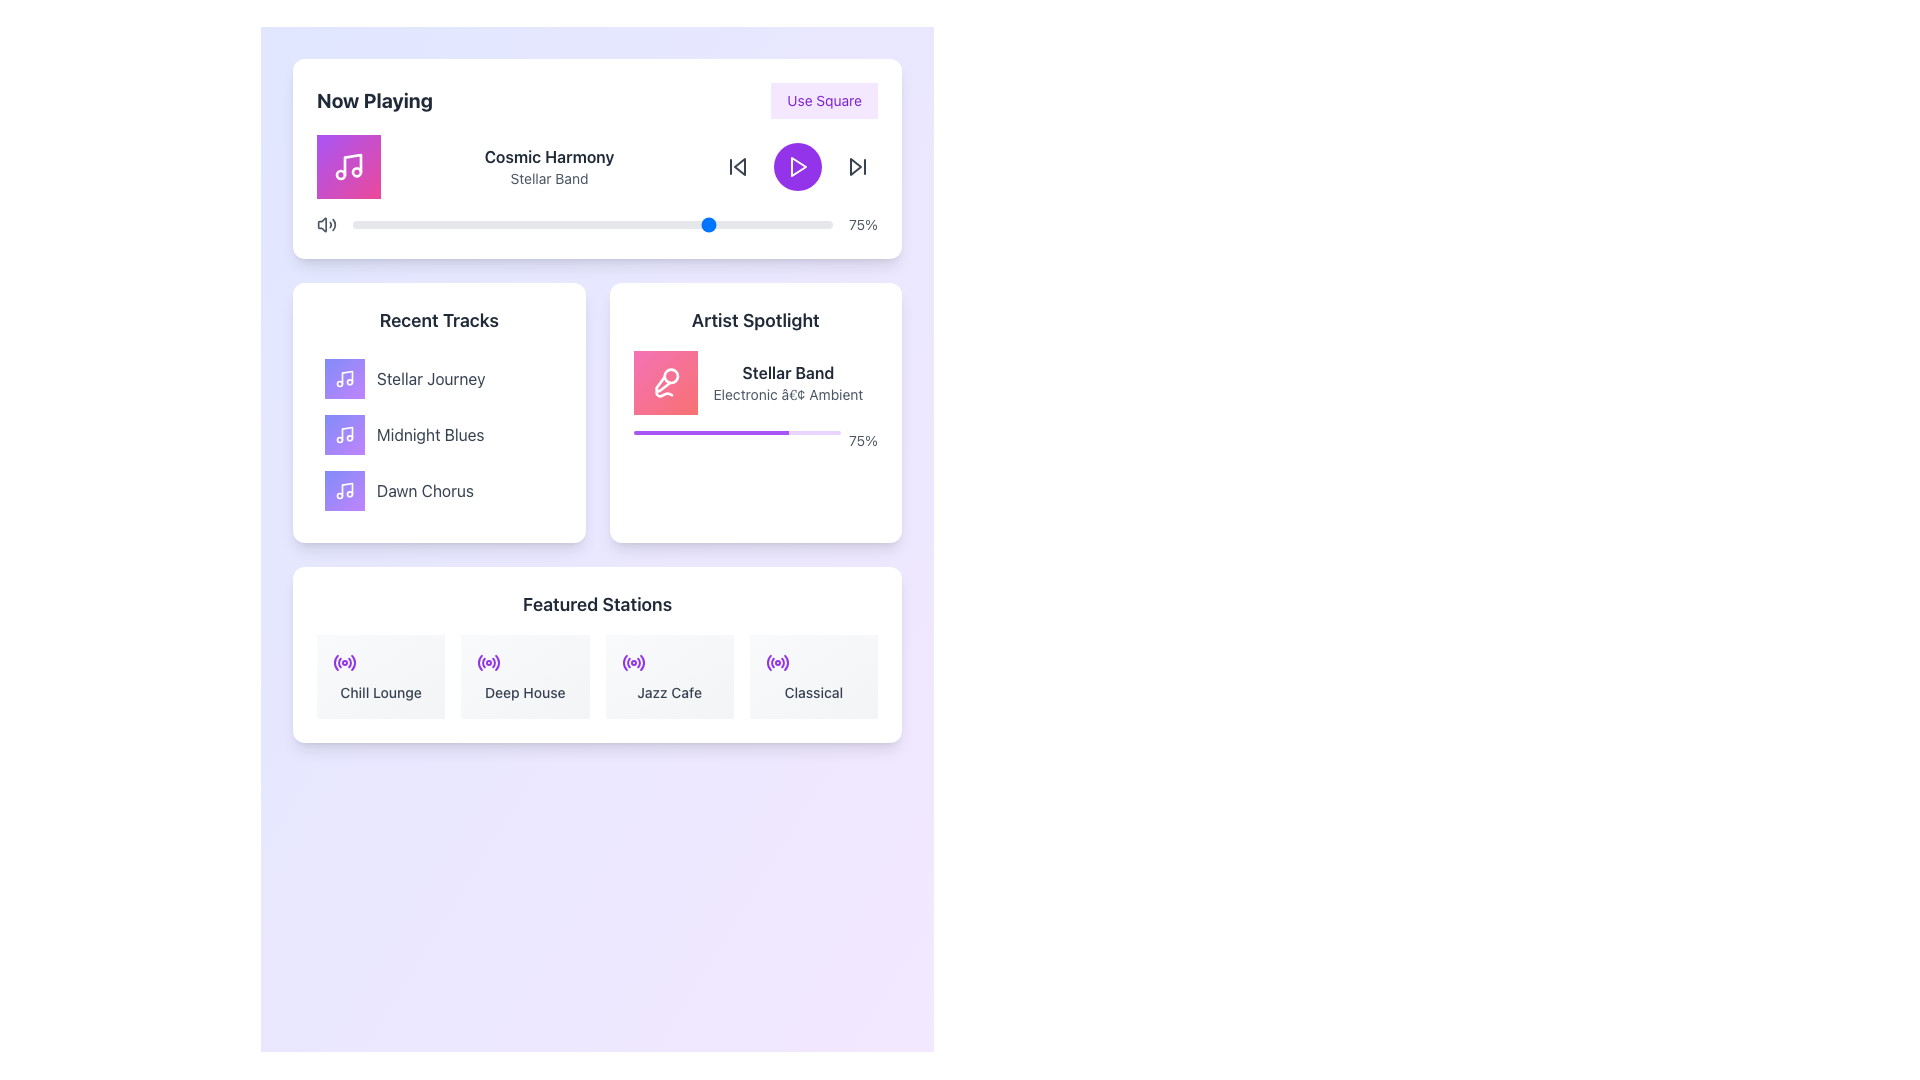  Describe the element at coordinates (863, 224) in the screenshot. I see `the text element displaying the volume percentage, which is located at the rightmost side of the volume control interface` at that location.